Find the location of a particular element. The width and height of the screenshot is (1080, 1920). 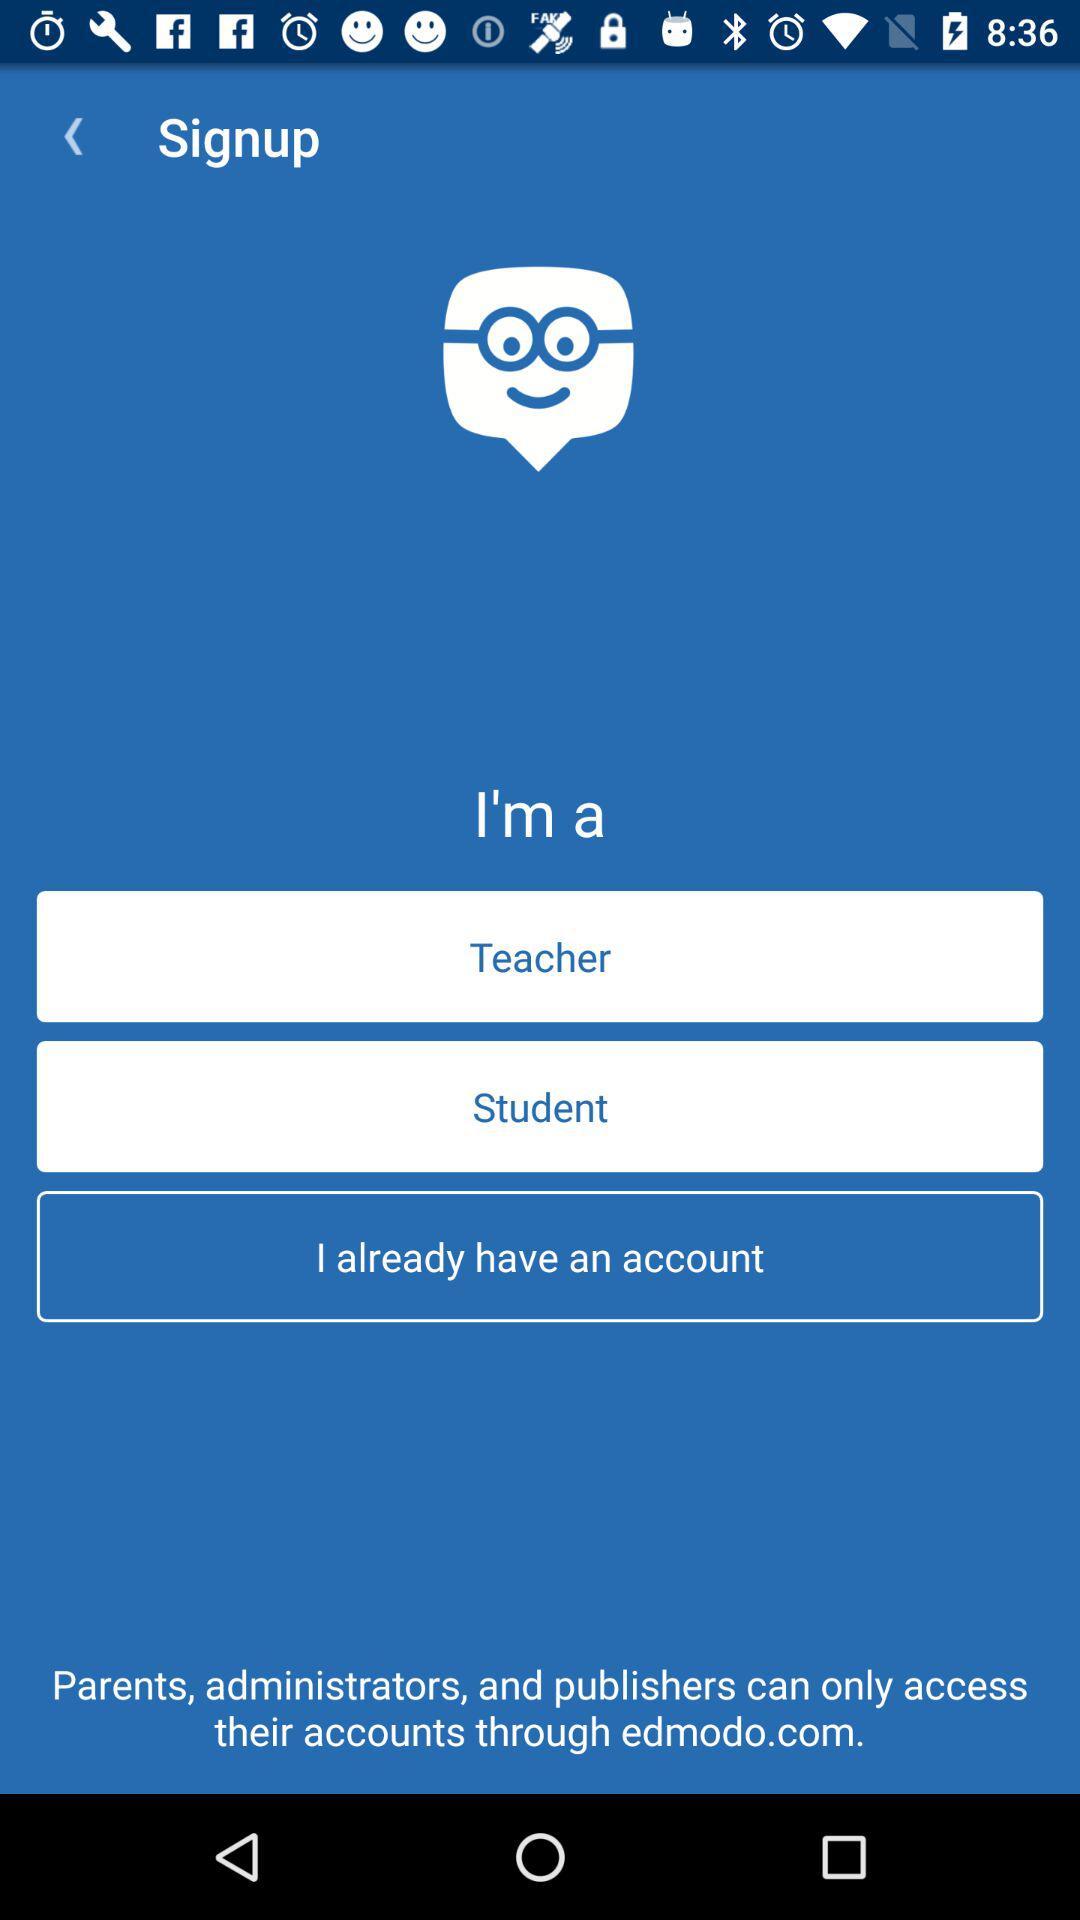

the icon below teacher item is located at coordinates (540, 1105).